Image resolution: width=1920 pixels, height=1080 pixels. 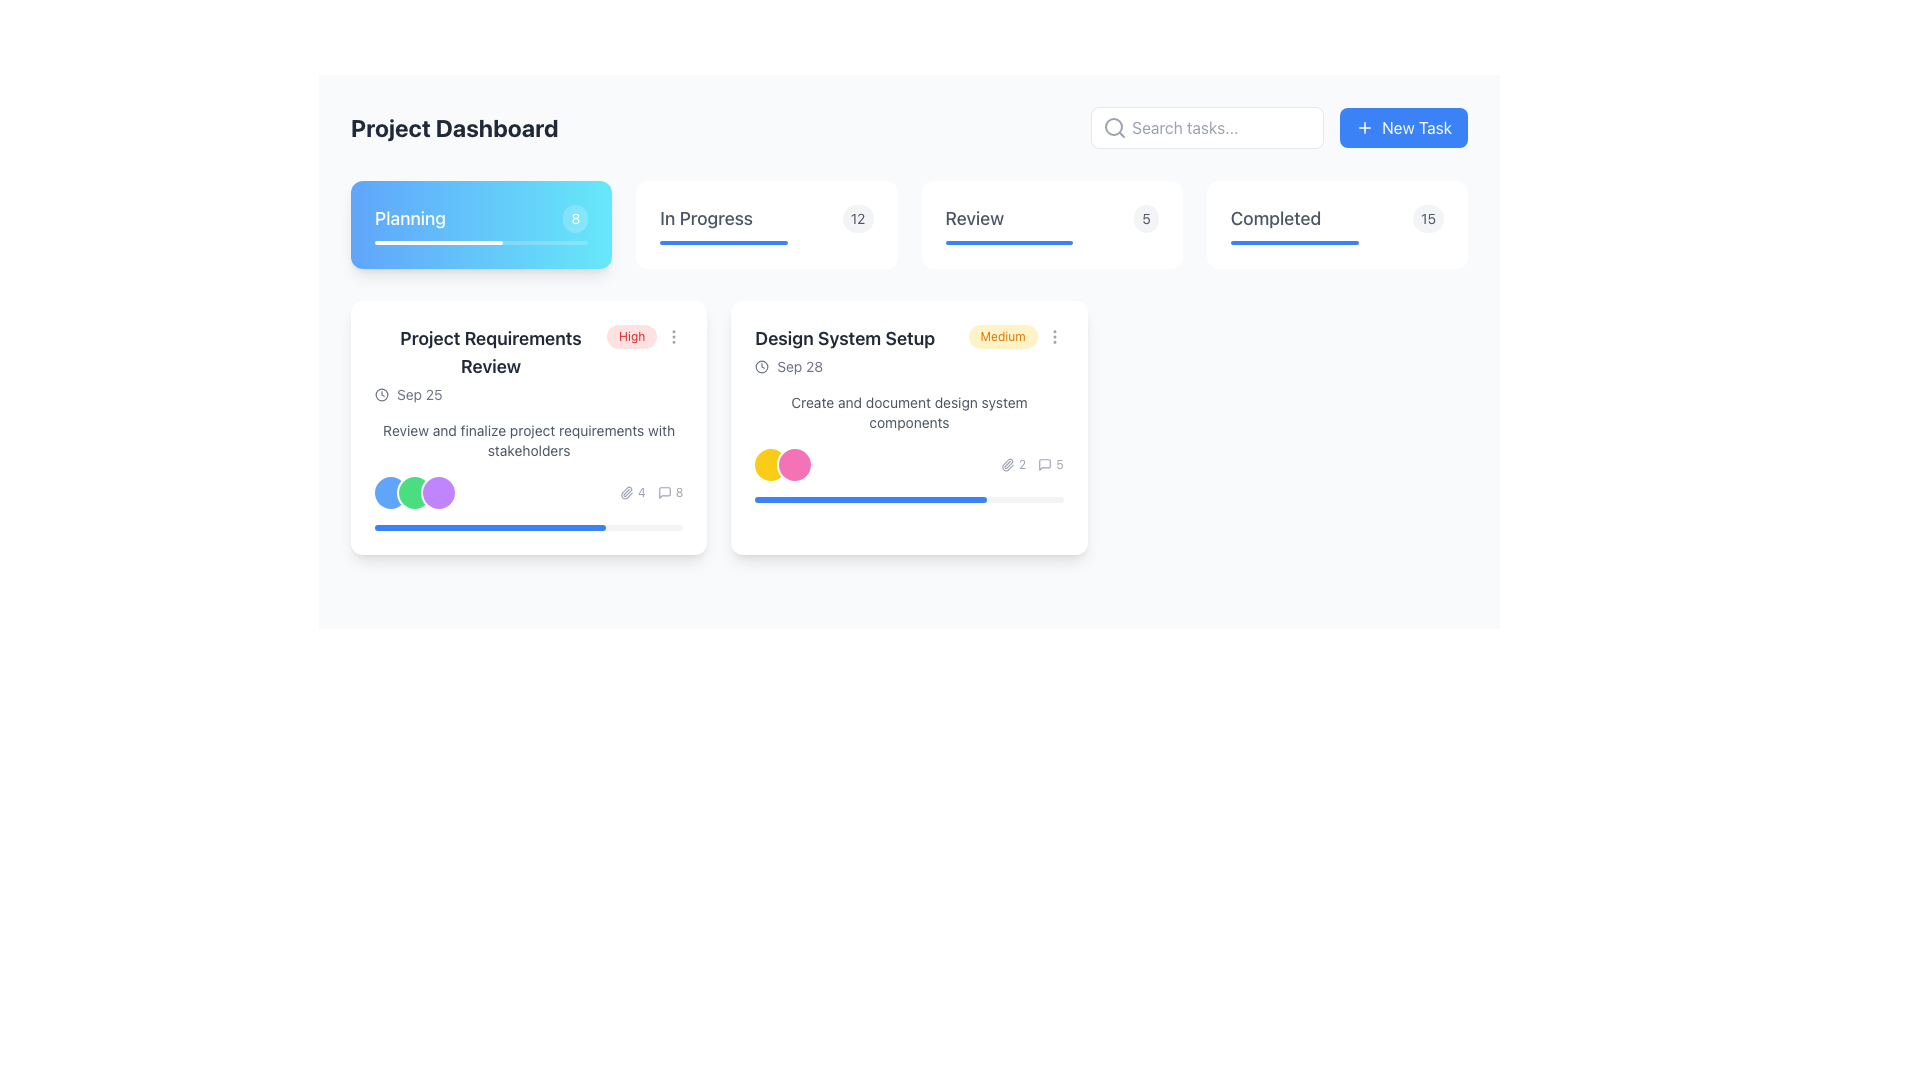 What do you see at coordinates (437, 242) in the screenshot?
I see `Progress Bar Indicator located in the 'Planning' section of the dashboard, which visually represents a completed percentage of 60%` at bounding box center [437, 242].